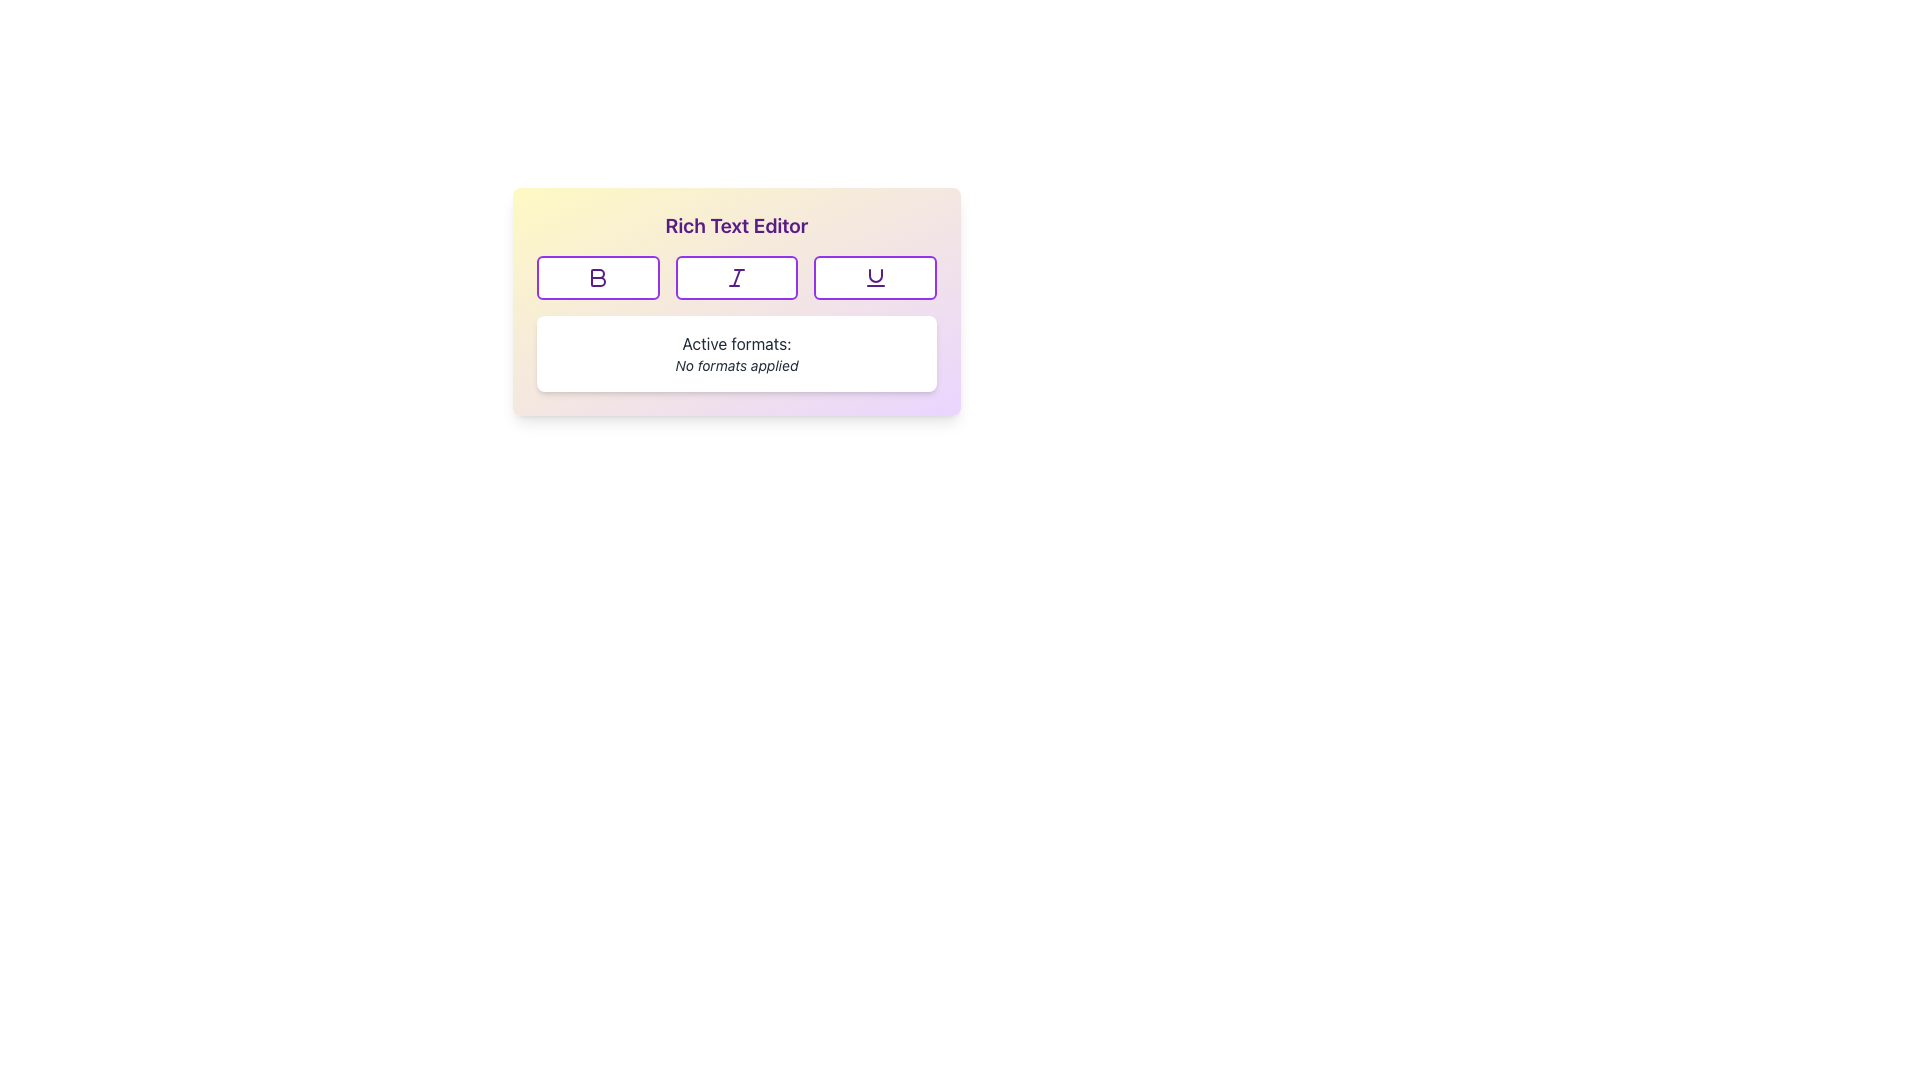 This screenshot has height=1080, width=1920. I want to click on the formatting button in the Rich Text Editor, so click(736, 301).